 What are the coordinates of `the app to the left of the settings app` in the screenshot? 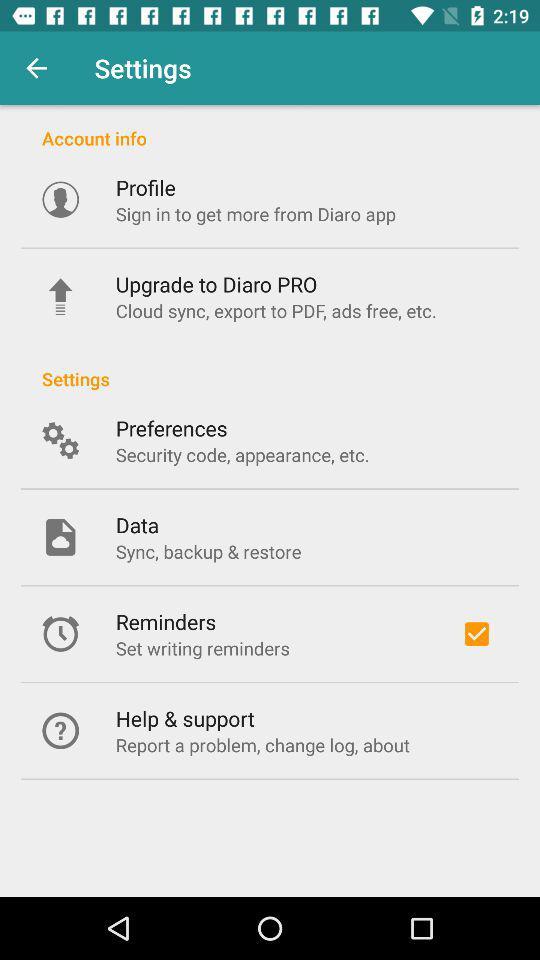 It's located at (36, 68).